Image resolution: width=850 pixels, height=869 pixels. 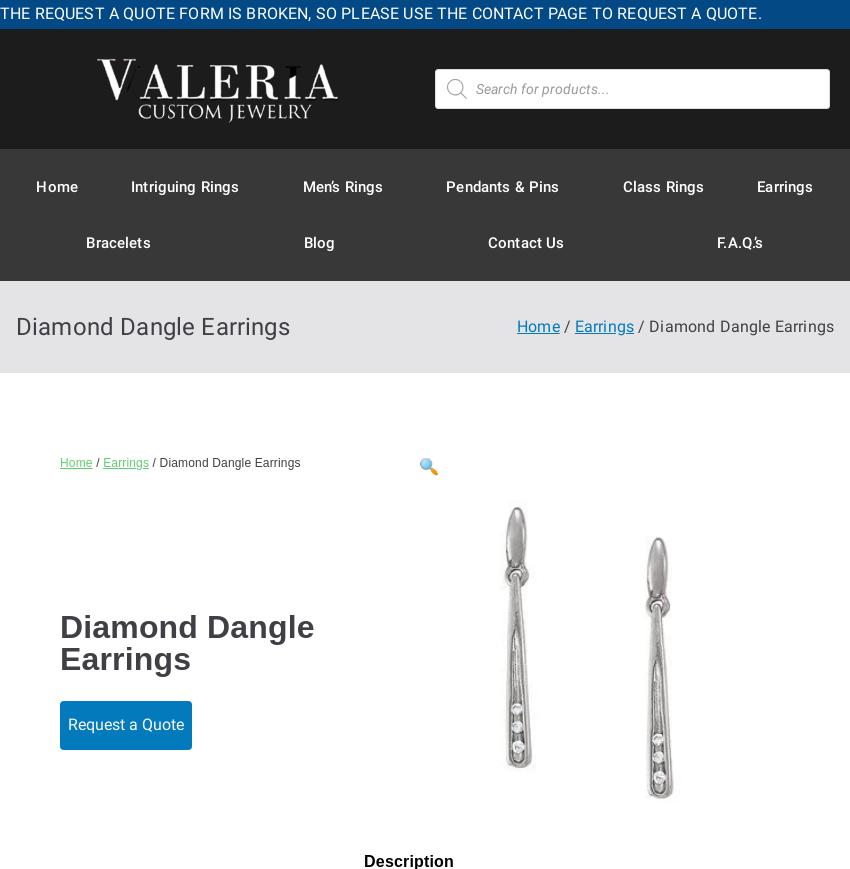 What do you see at coordinates (130, 184) in the screenshot?
I see `'Intriguing Rings'` at bounding box center [130, 184].